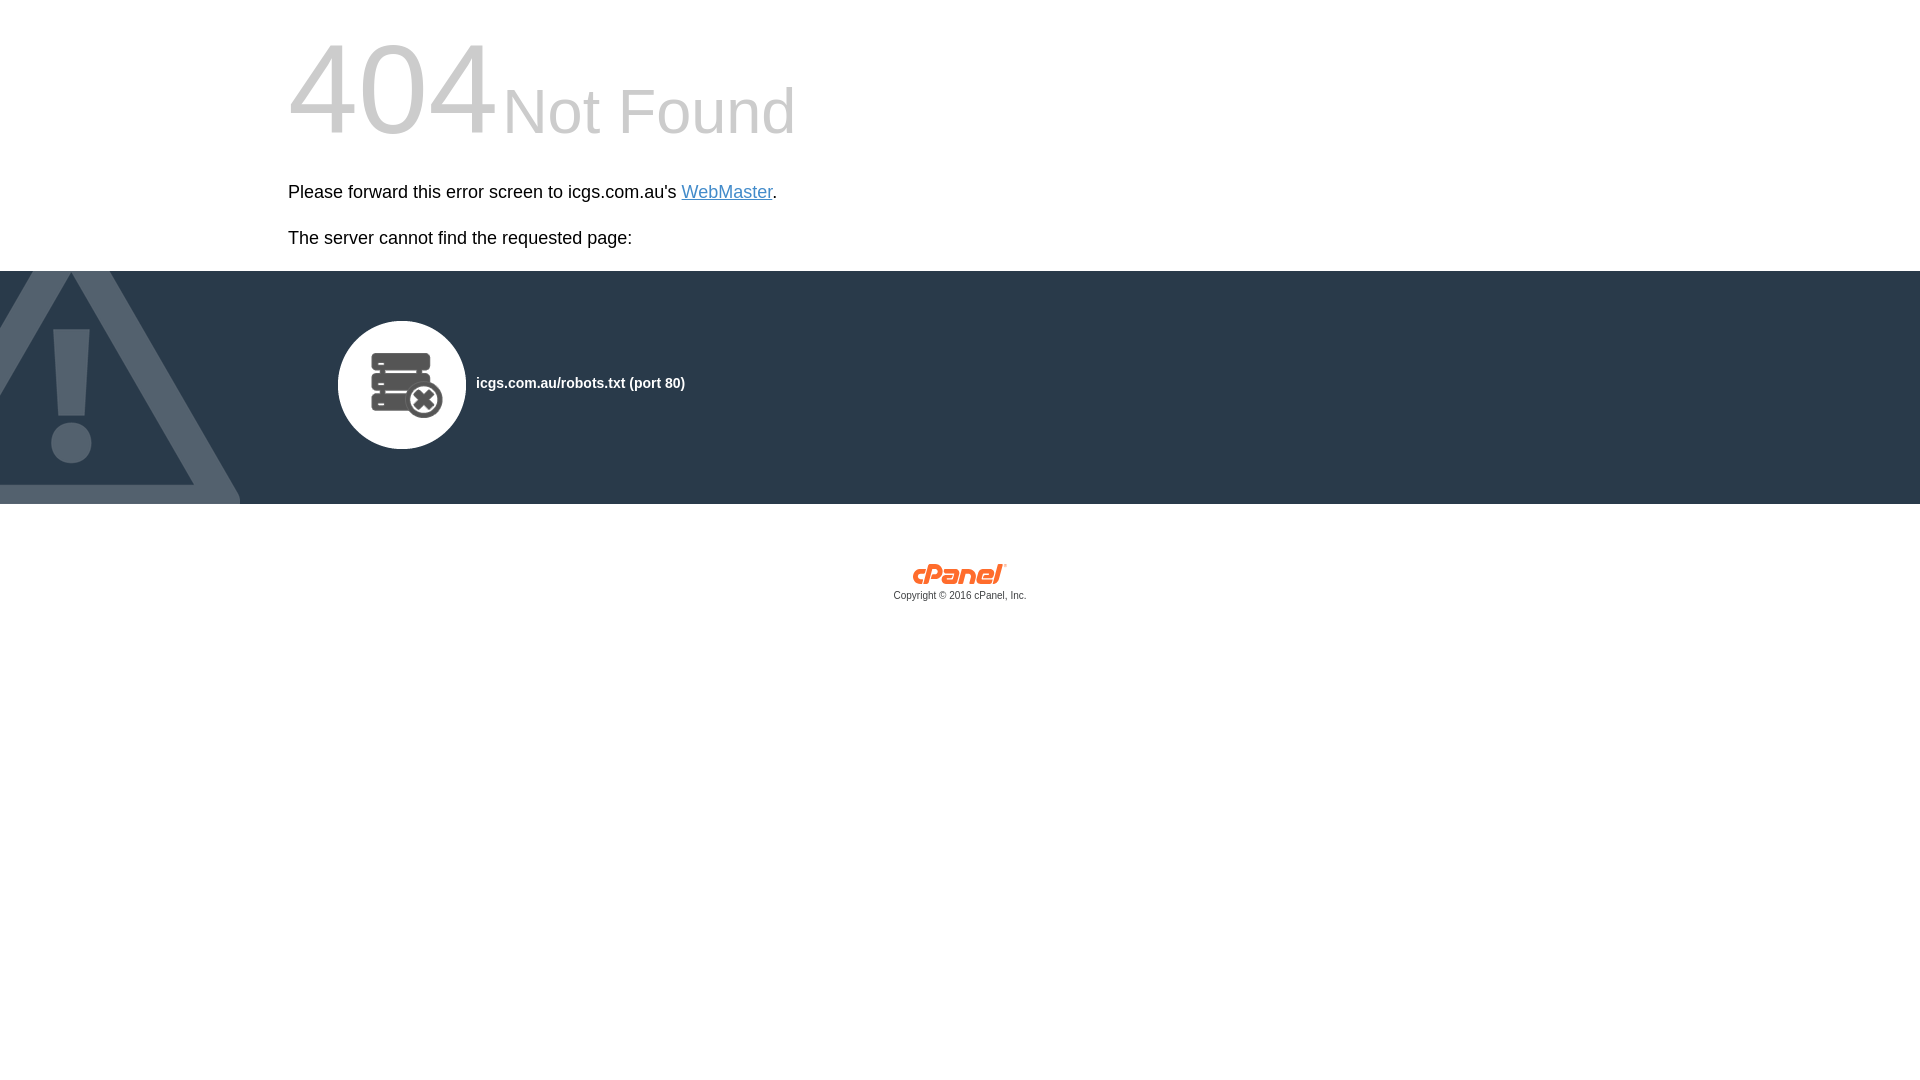 This screenshot has height=1080, width=1920. What do you see at coordinates (726, 192) in the screenshot?
I see `'WebMaster'` at bounding box center [726, 192].